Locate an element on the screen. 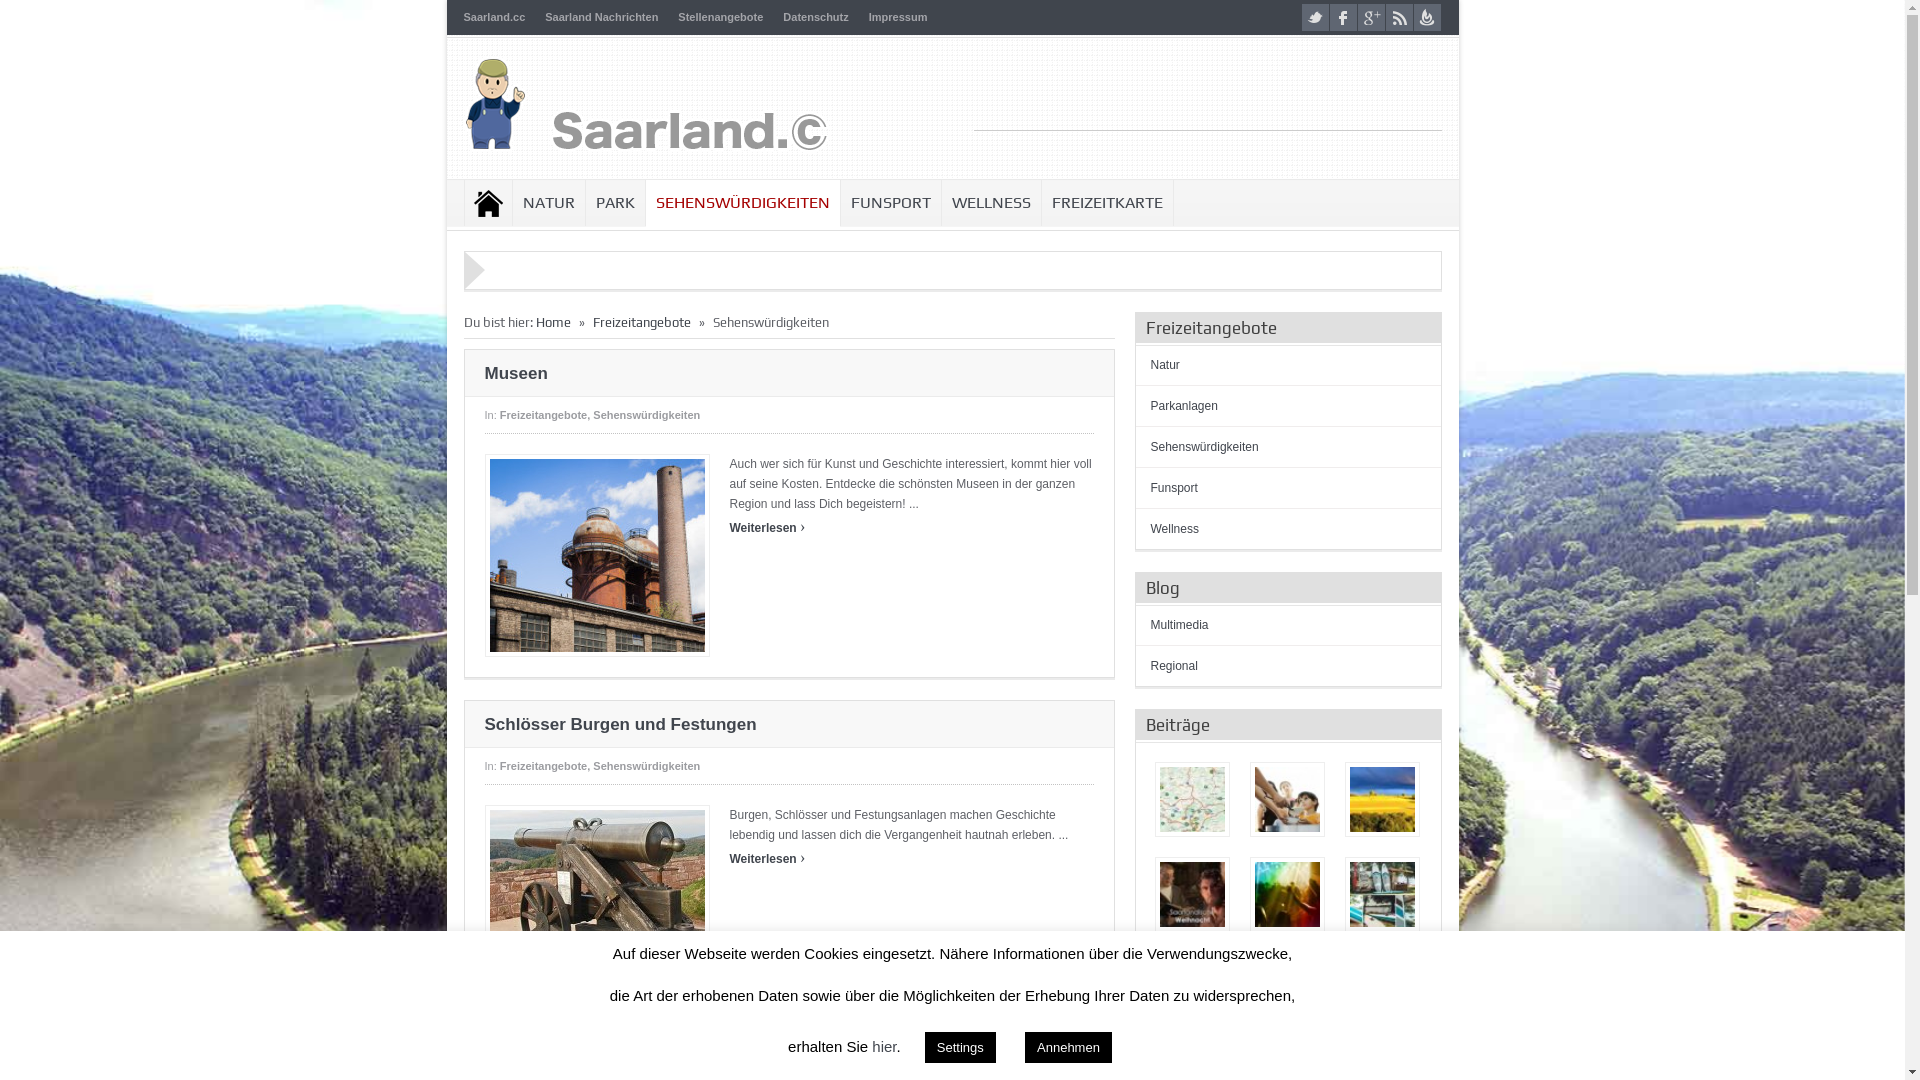 The width and height of the screenshot is (1920, 1080). 'facebook' is located at coordinates (1343, 17).